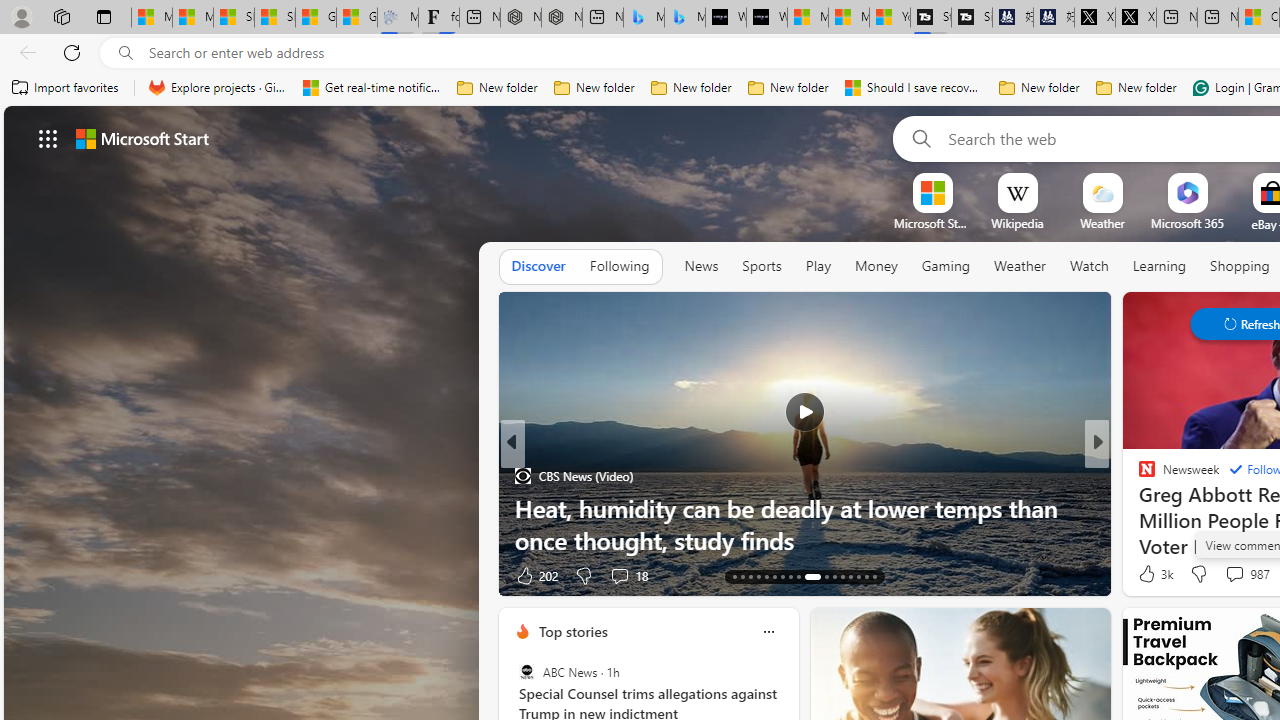 The height and width of the screenshot is (720, 1280). I want to click on 'AutomationID: tab-28', so click(865, 577).